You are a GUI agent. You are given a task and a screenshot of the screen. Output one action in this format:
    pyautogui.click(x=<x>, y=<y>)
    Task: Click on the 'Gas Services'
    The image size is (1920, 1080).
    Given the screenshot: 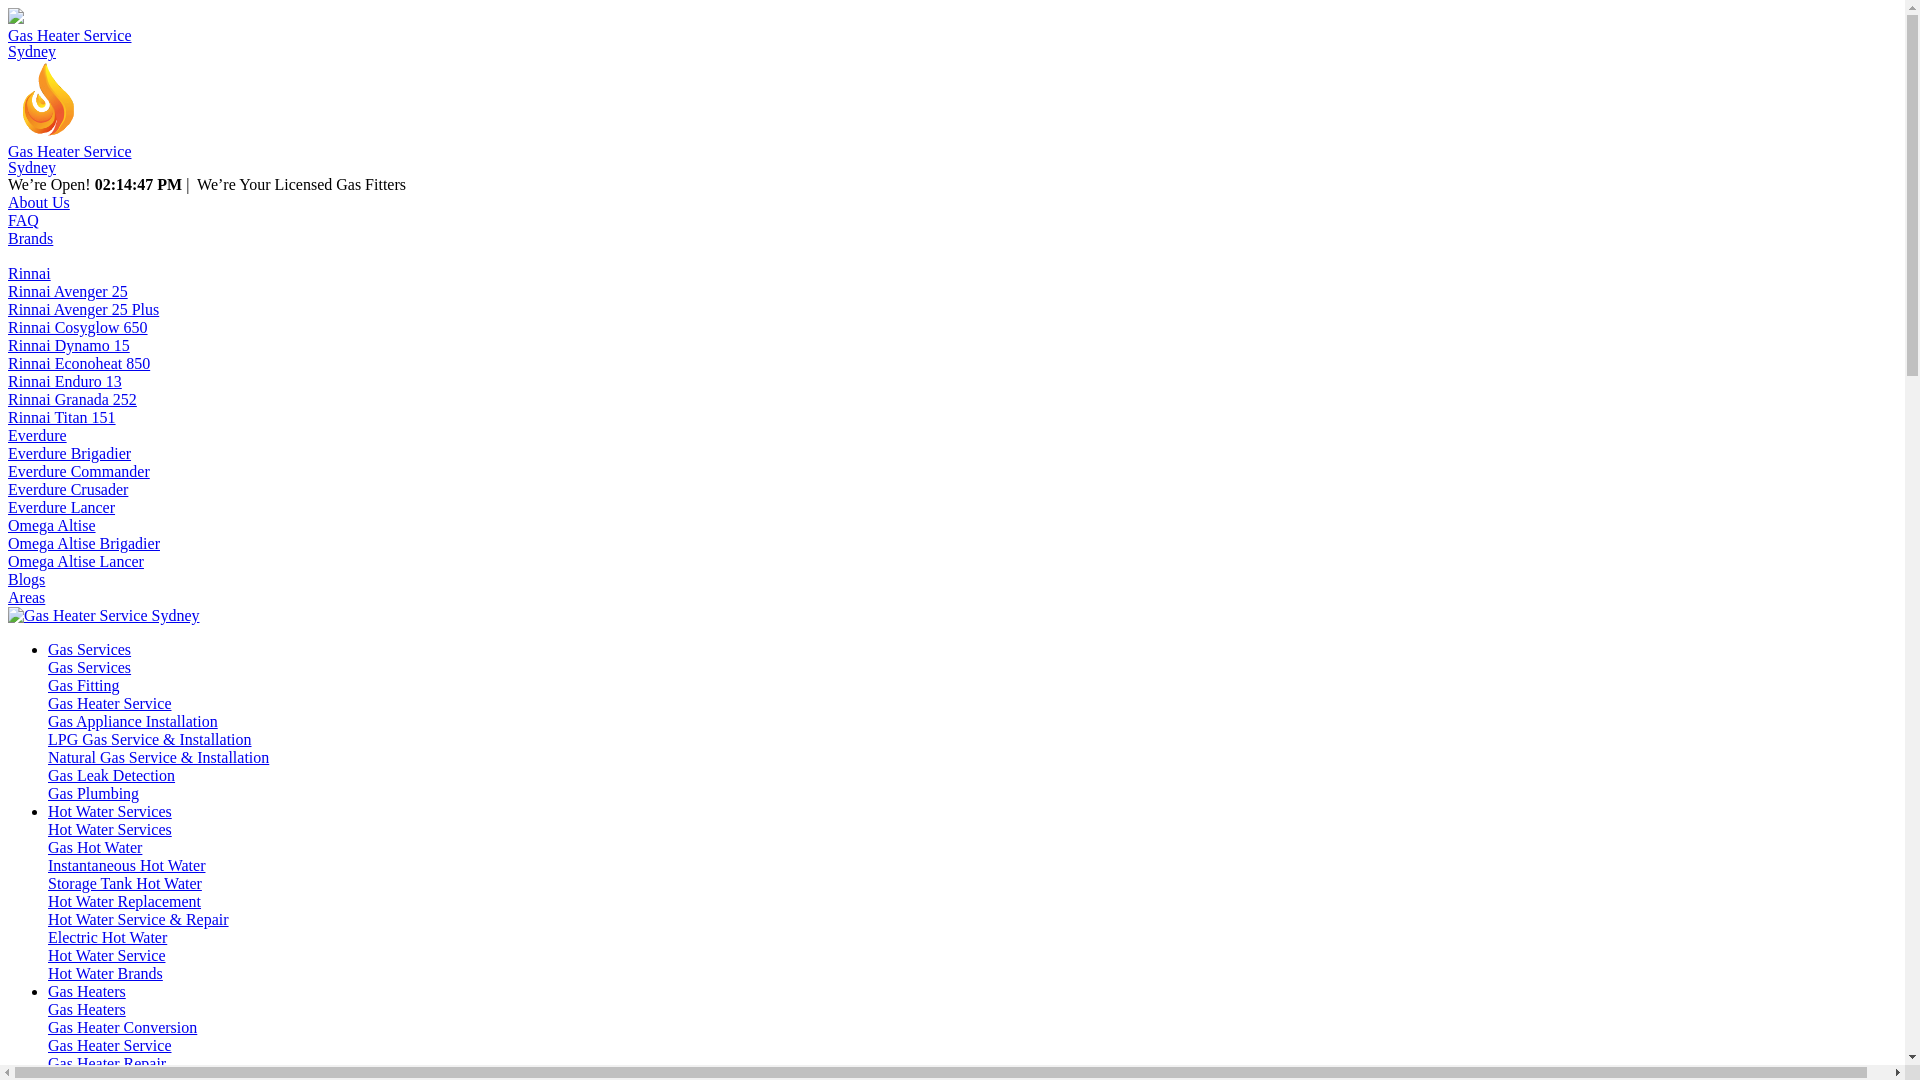 What is the action you would take?
    pyautogui.click(x=88, y=667)
    